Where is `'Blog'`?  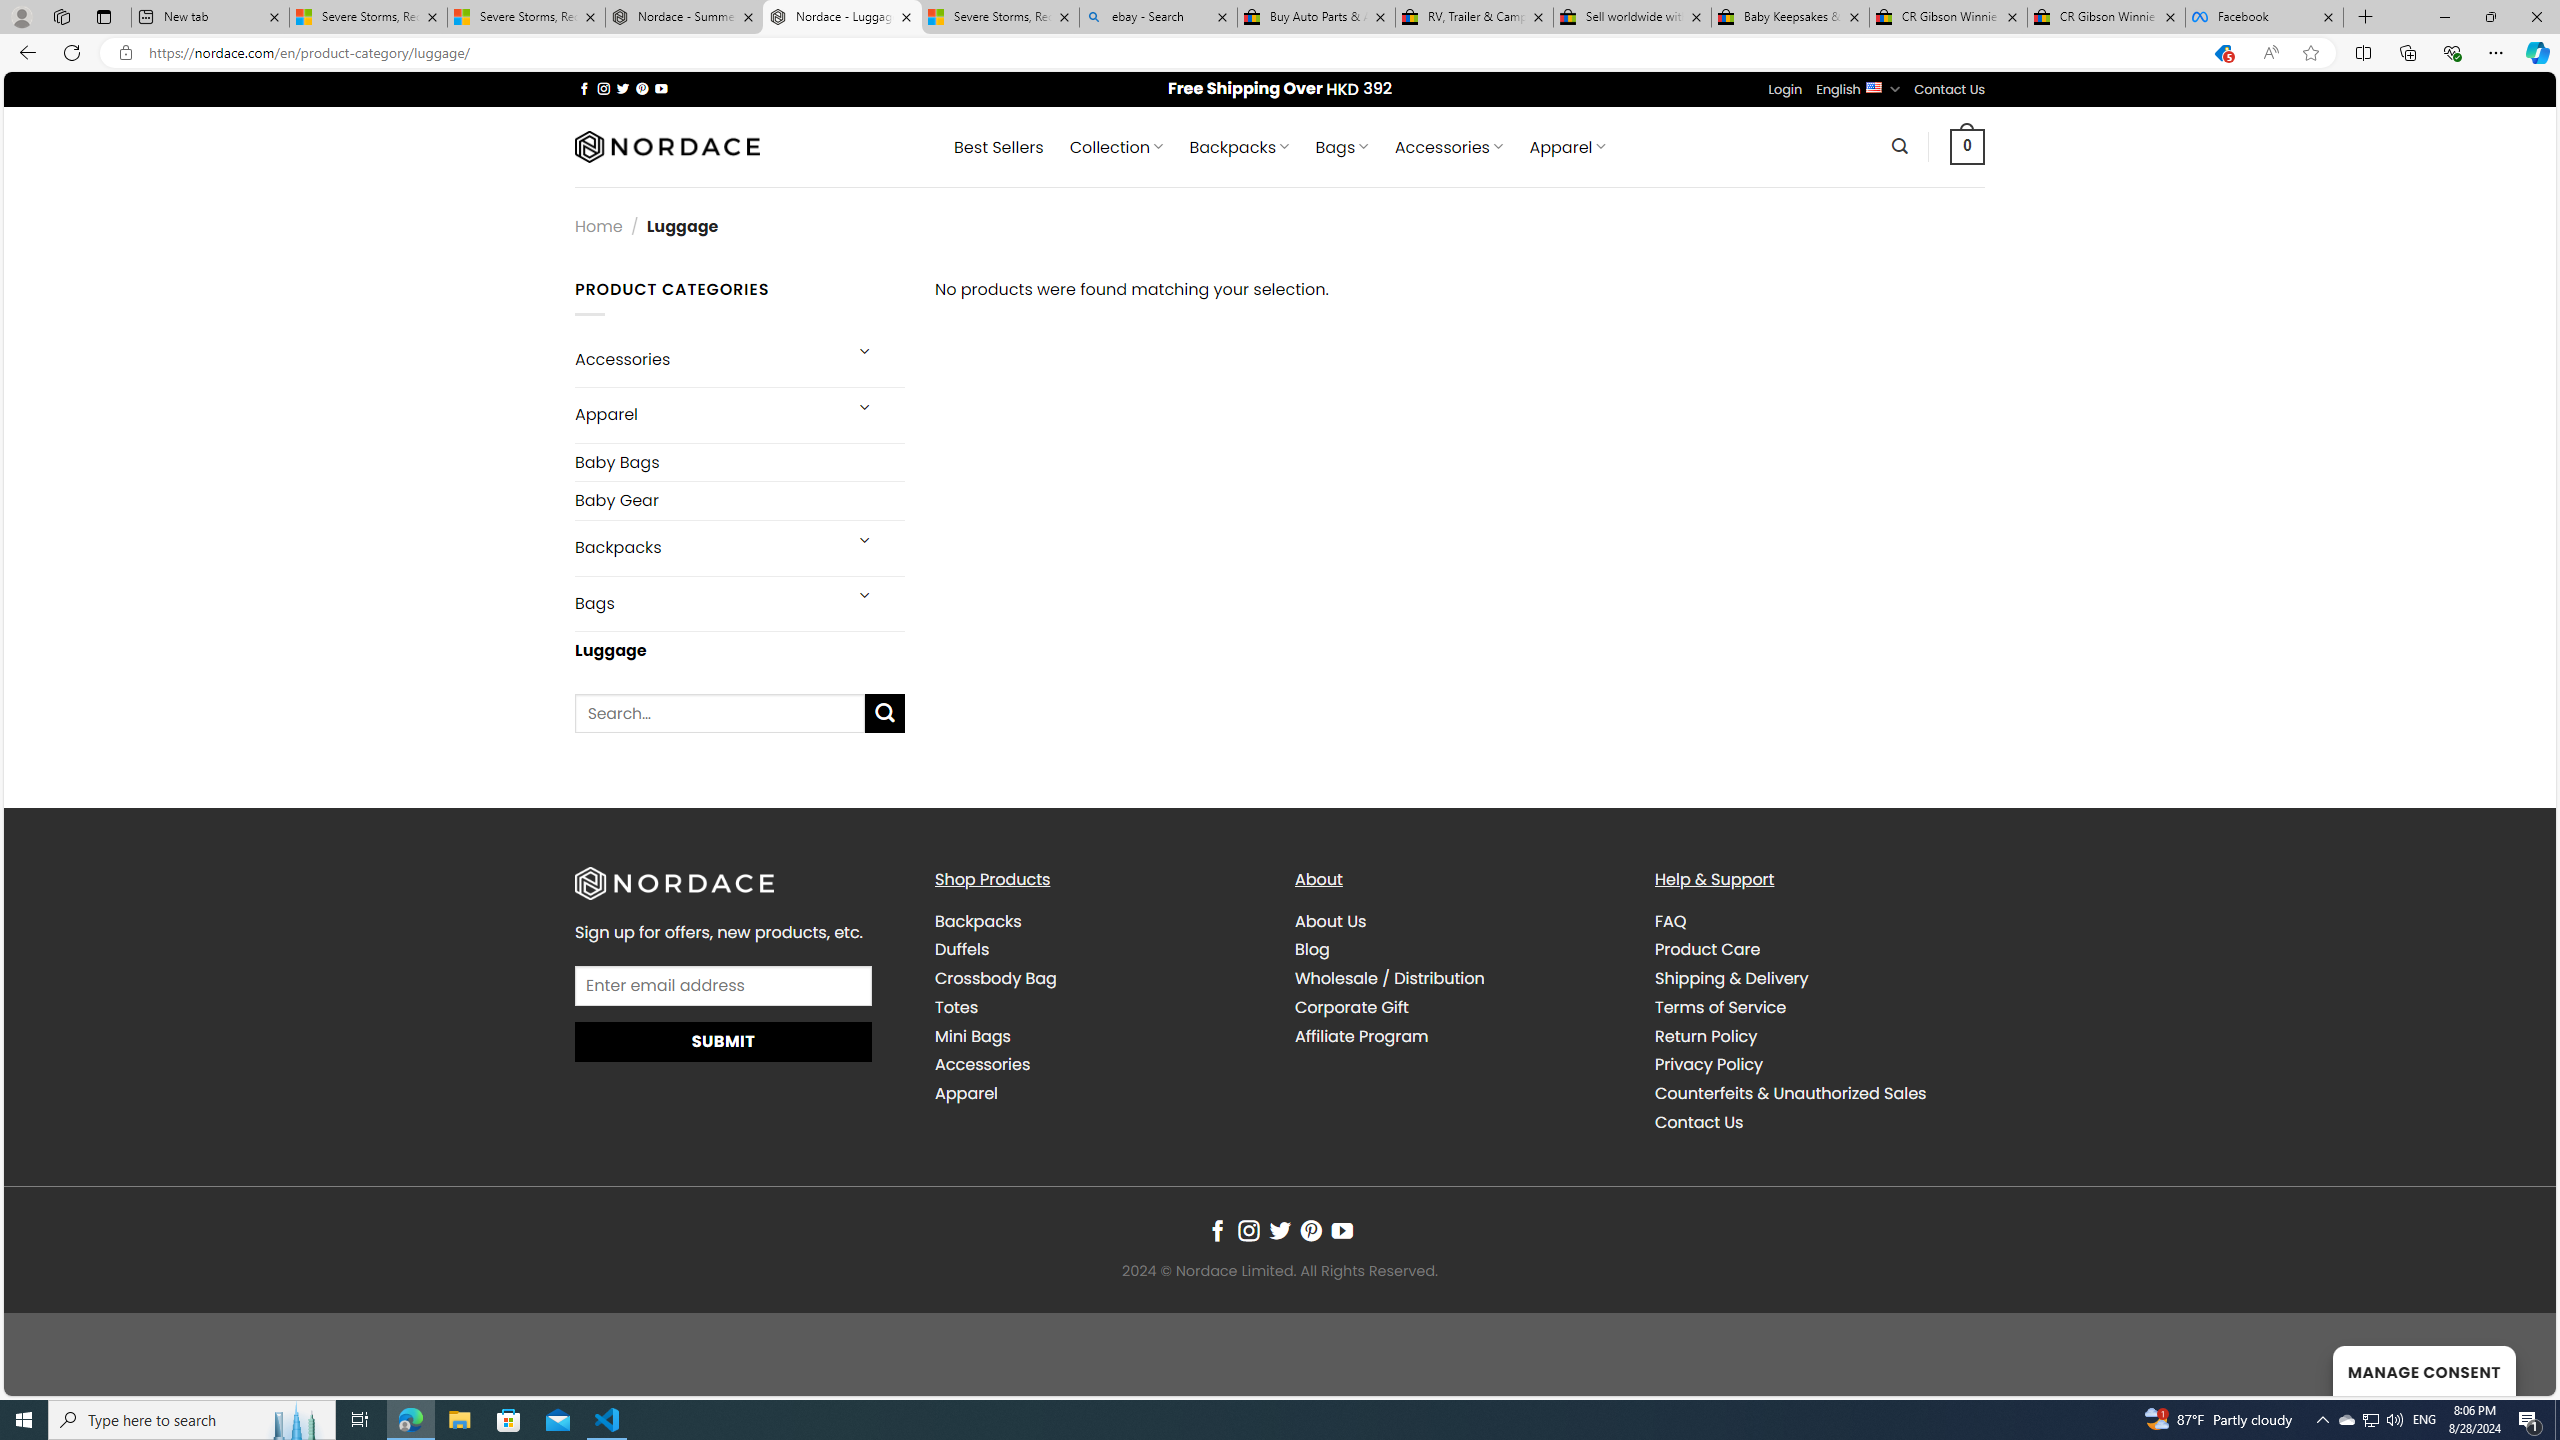 'Blog' is located at coordinates (1312, 949).